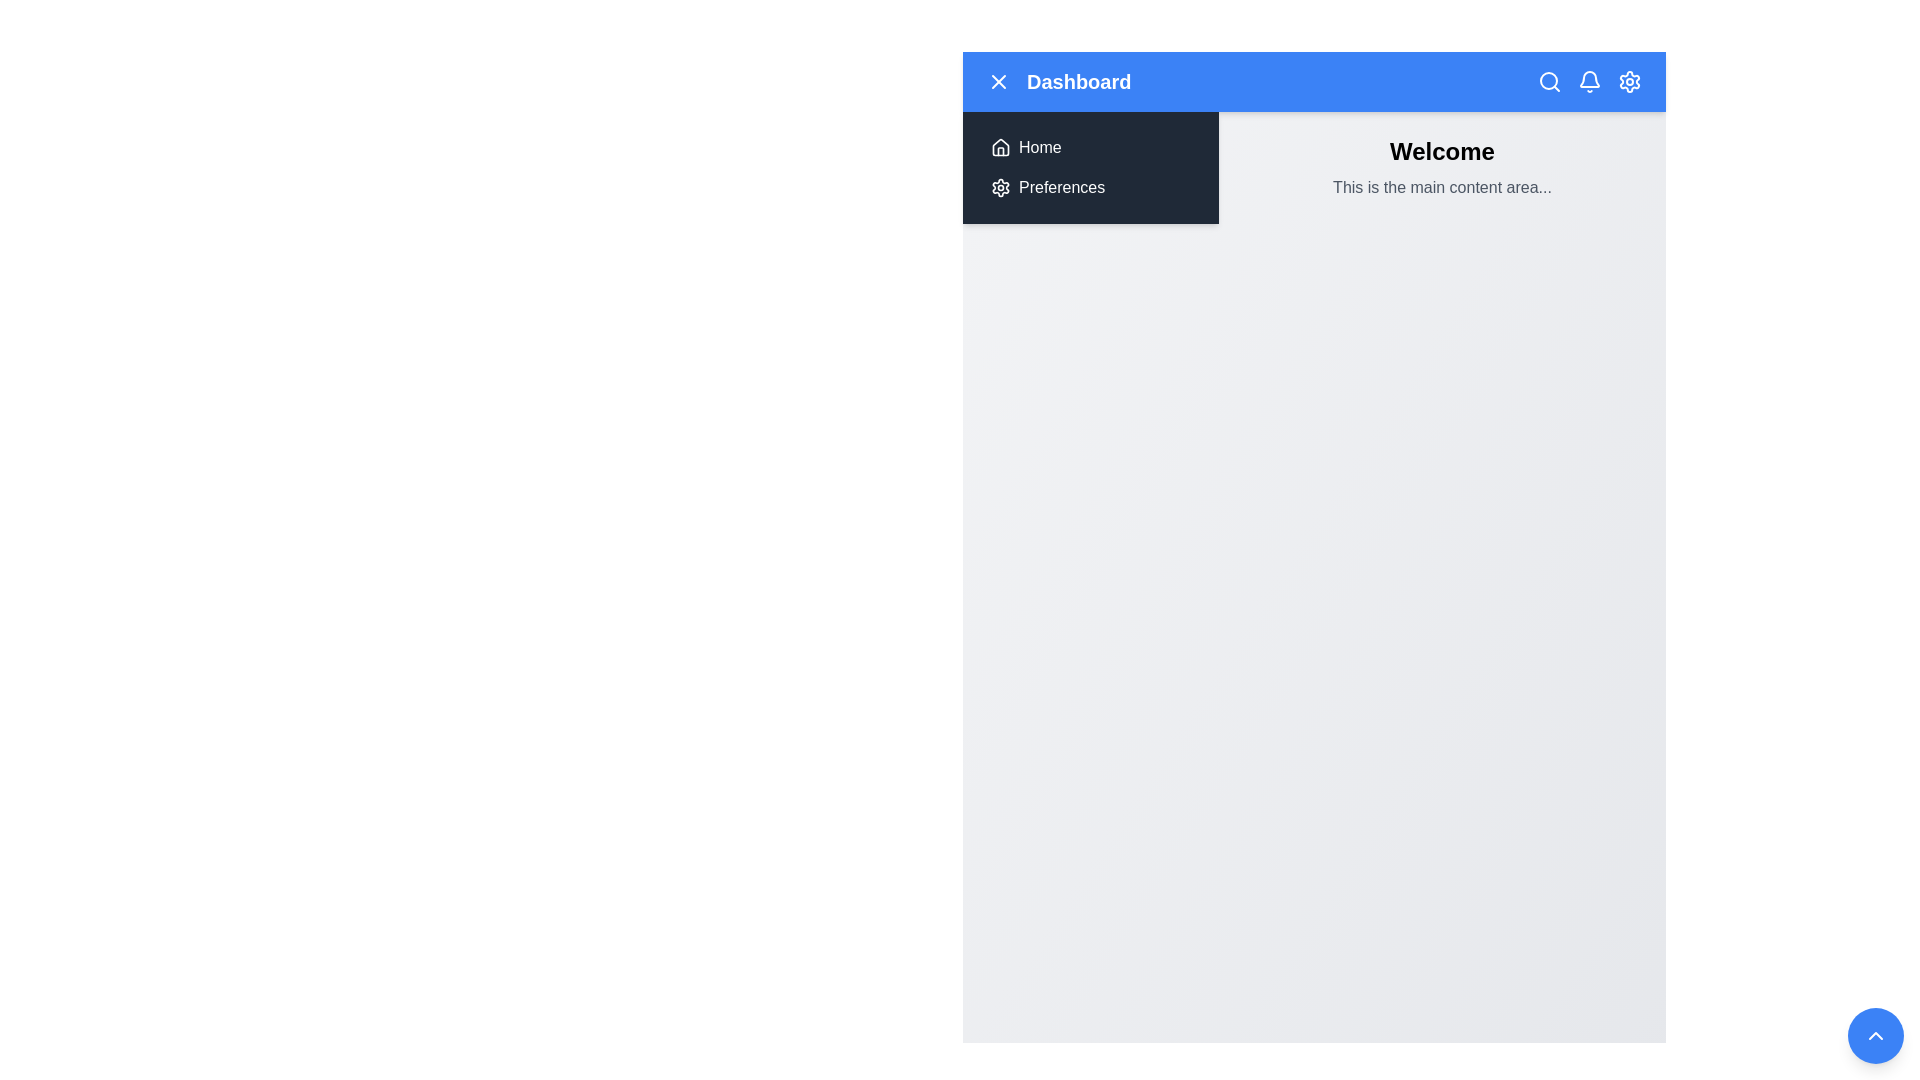 The width and height of the screenshot is (1920, 1080). What do you see at coordinates (1442, 188) in the screenshot?
I see `the descriptive text element located below the 'Welcome' header in the top-right portion of the interface` at bounding box center [1442, 188].